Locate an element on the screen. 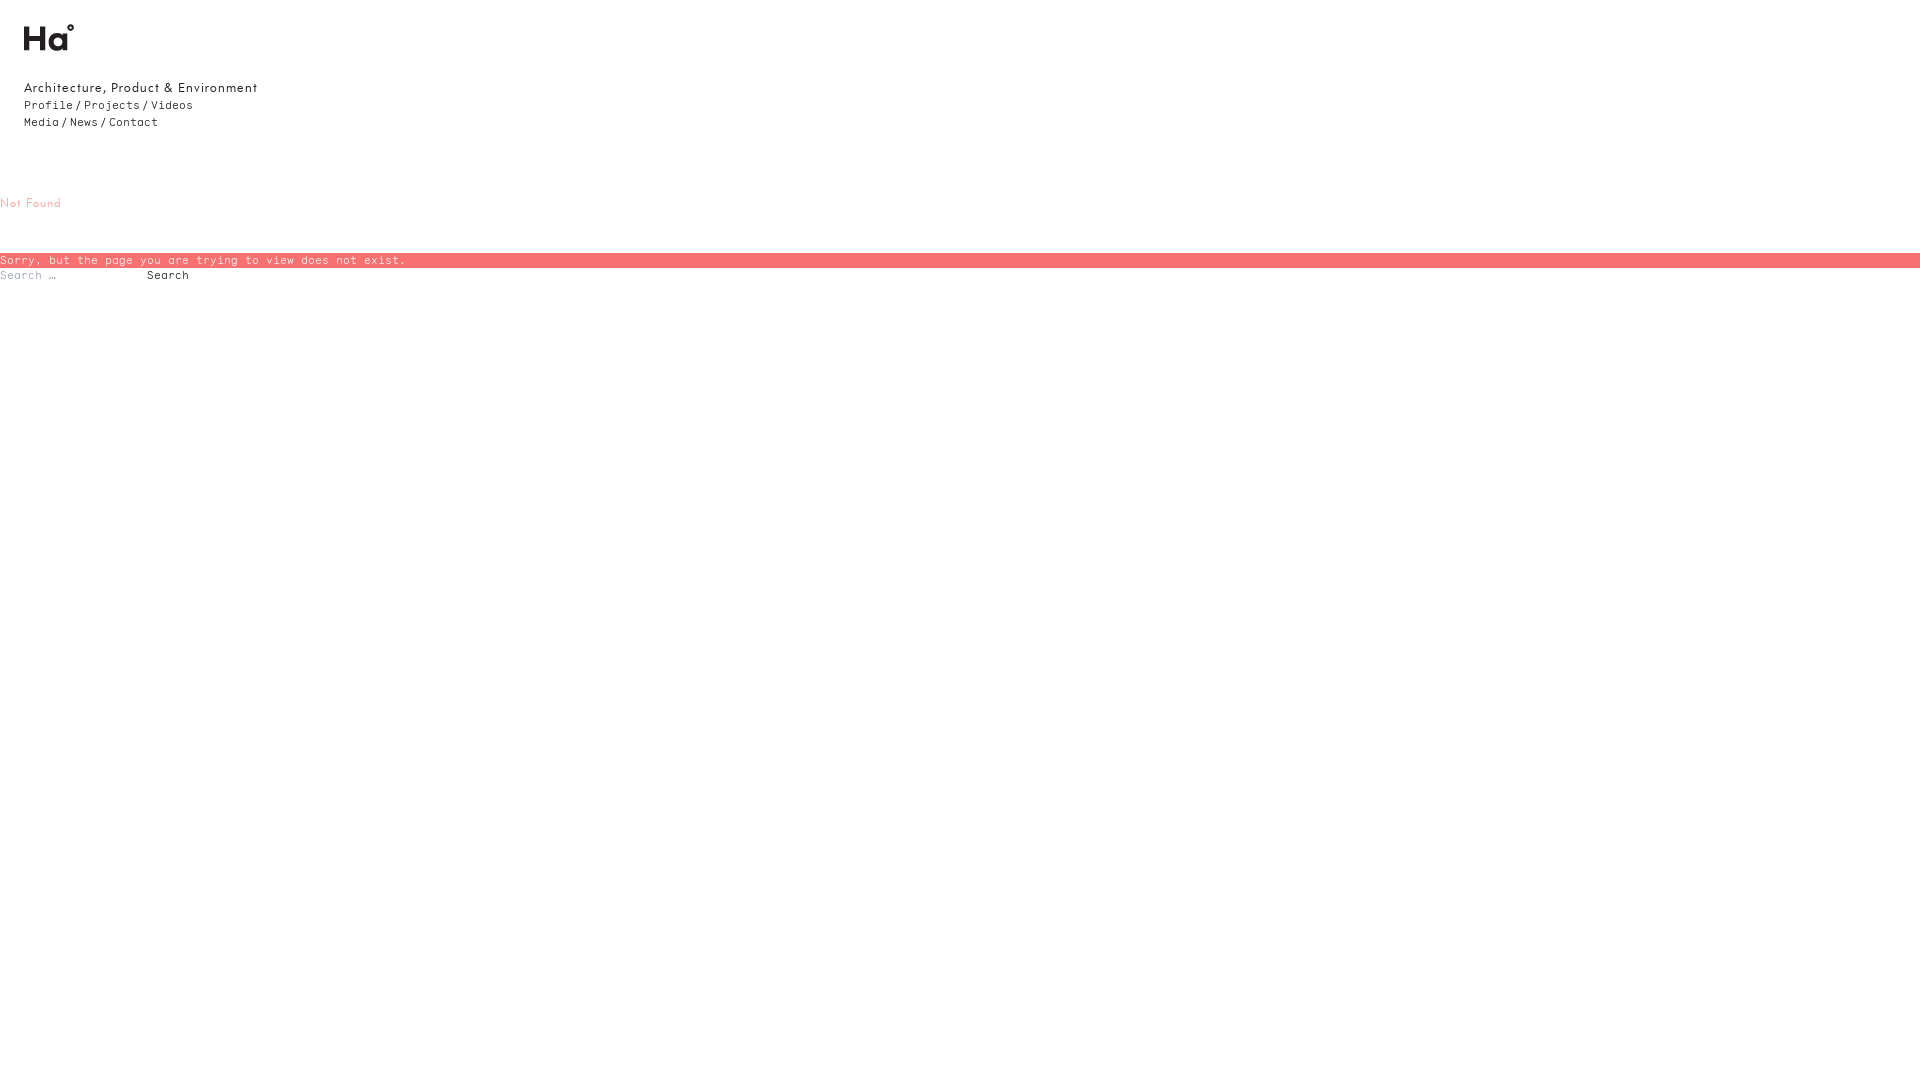 This screenshot has width=1920, height=1080. 'Projects' is located at coordinates (82, 104).